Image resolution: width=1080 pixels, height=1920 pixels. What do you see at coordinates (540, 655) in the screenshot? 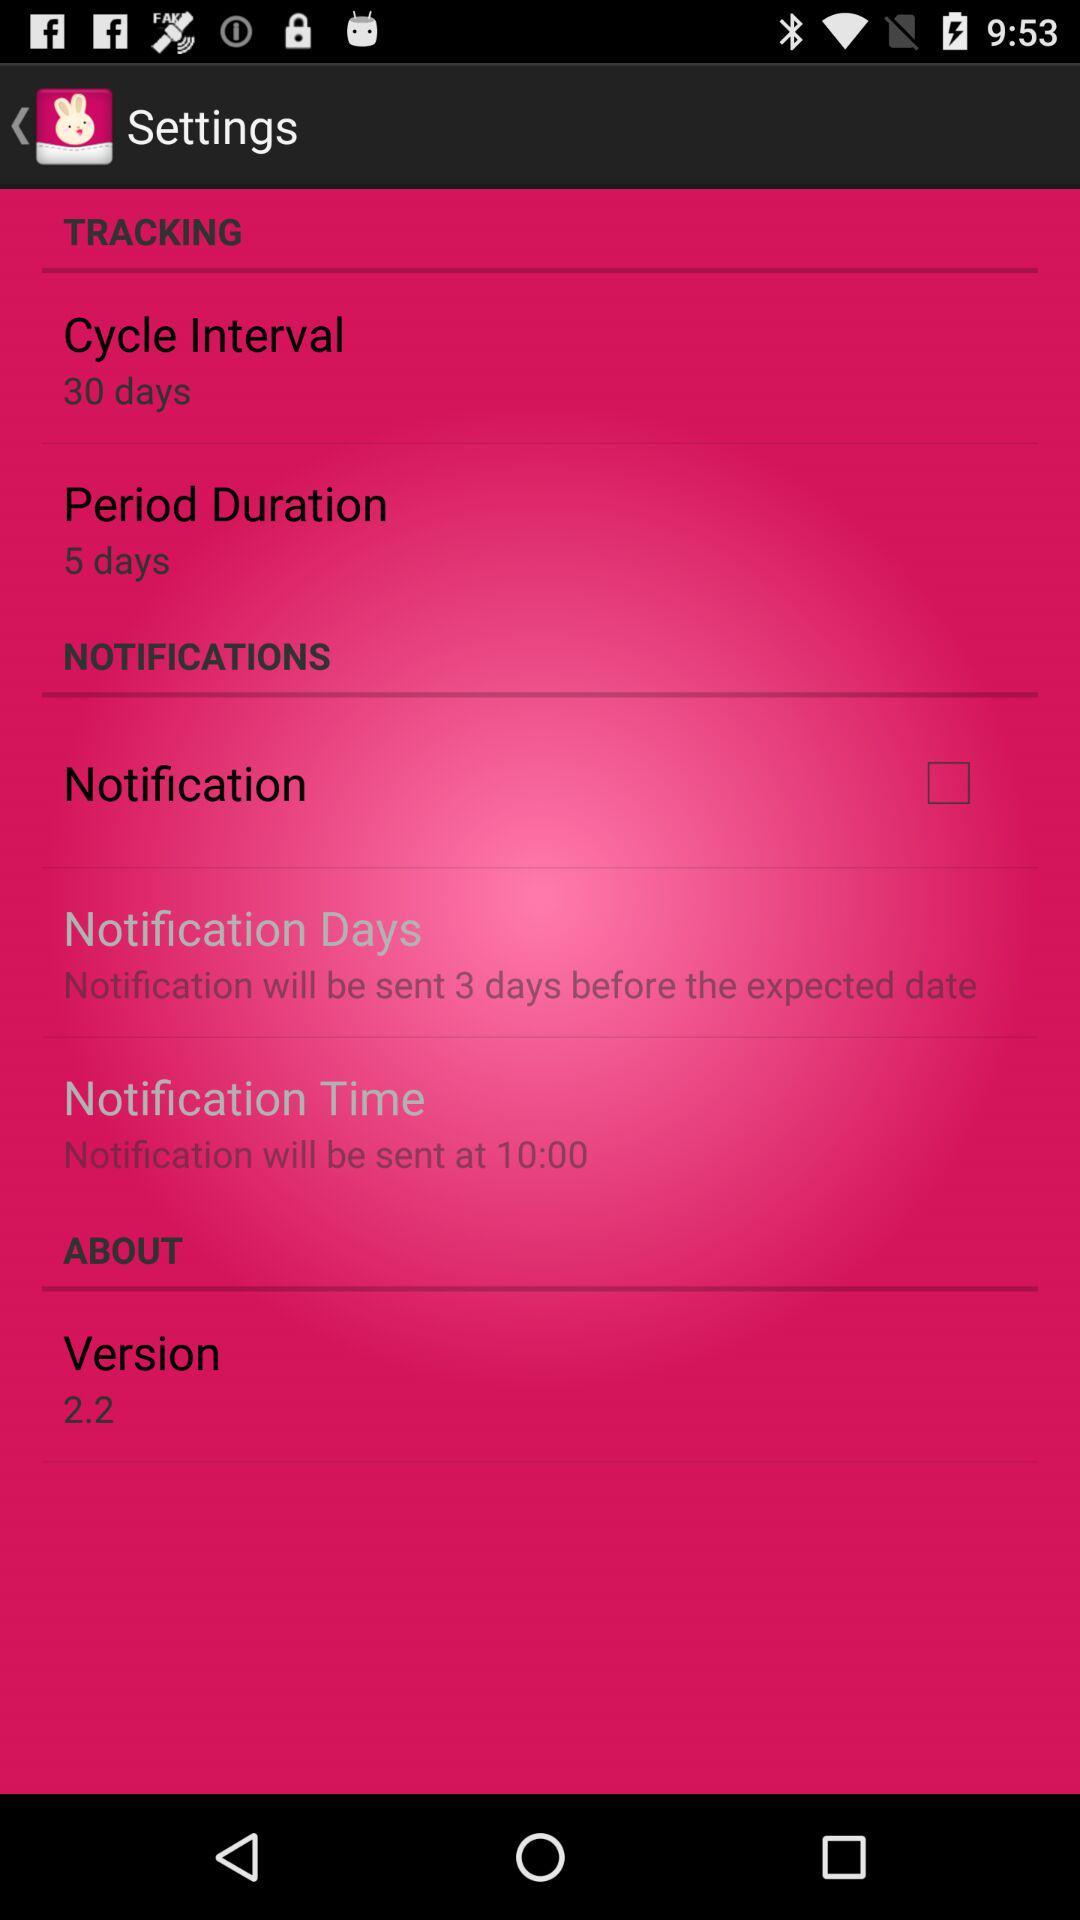
I see `icon below 5 days` at bounding box center [540, 655].